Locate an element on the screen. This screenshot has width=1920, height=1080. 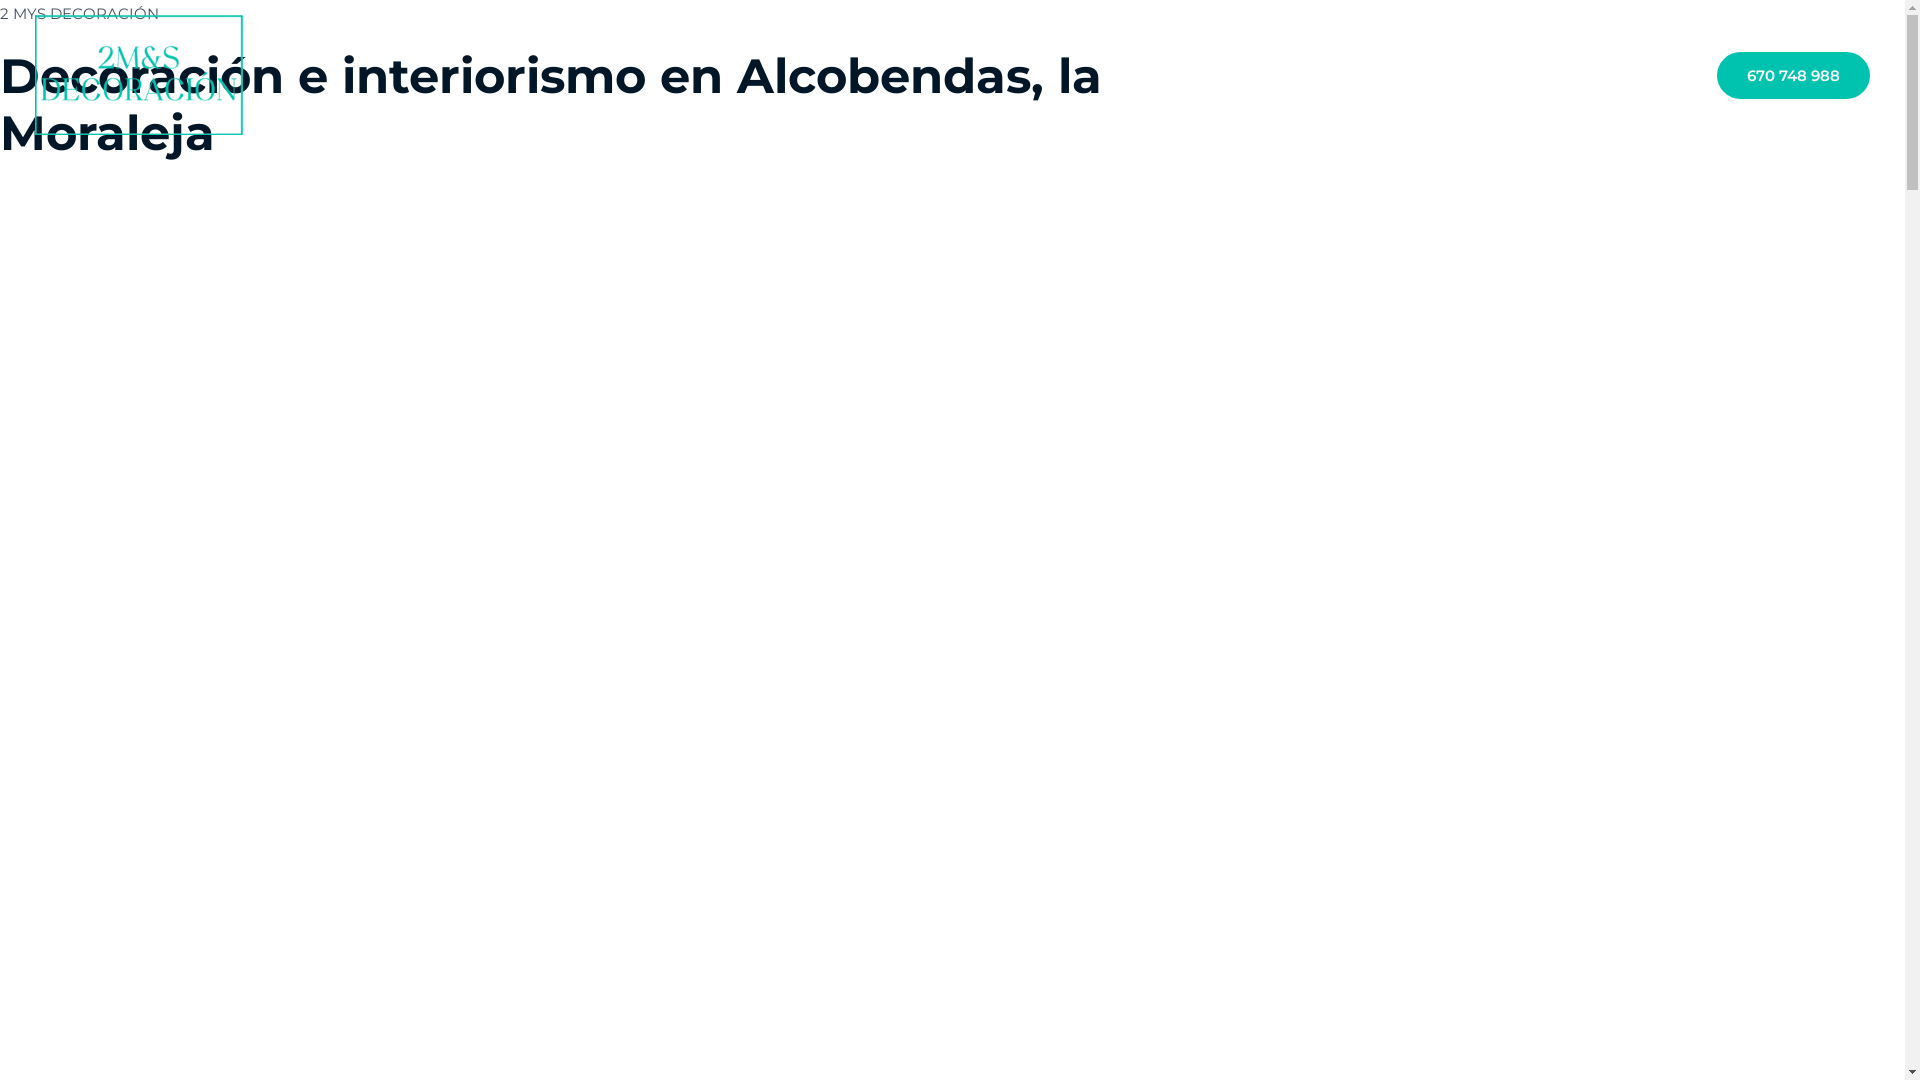
'Contacto' is located at coordinates (1647, 76).